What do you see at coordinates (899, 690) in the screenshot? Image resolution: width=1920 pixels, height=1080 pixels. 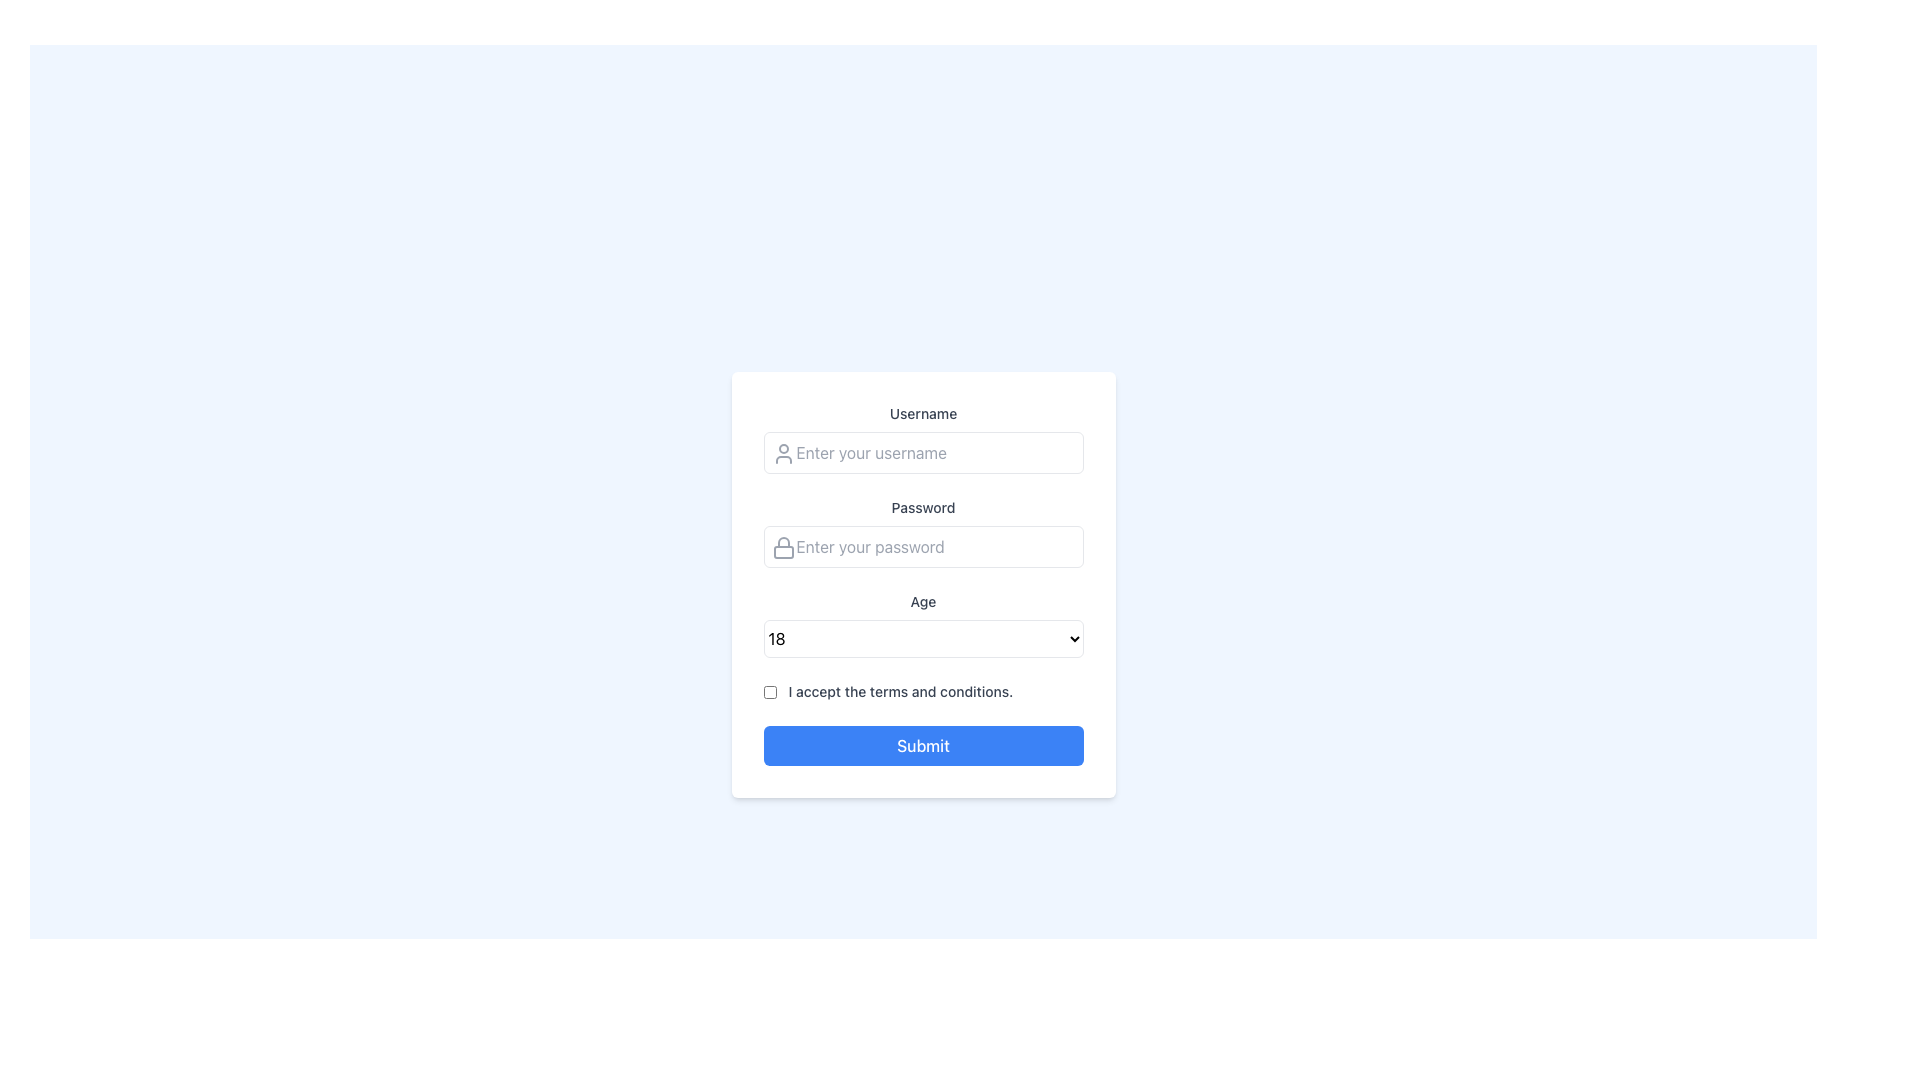 I see `the text label that reads 'I accept the terms and conditions.' which is located at the bottom of the form, next to a checkbox` at bounding box center [899, 690].